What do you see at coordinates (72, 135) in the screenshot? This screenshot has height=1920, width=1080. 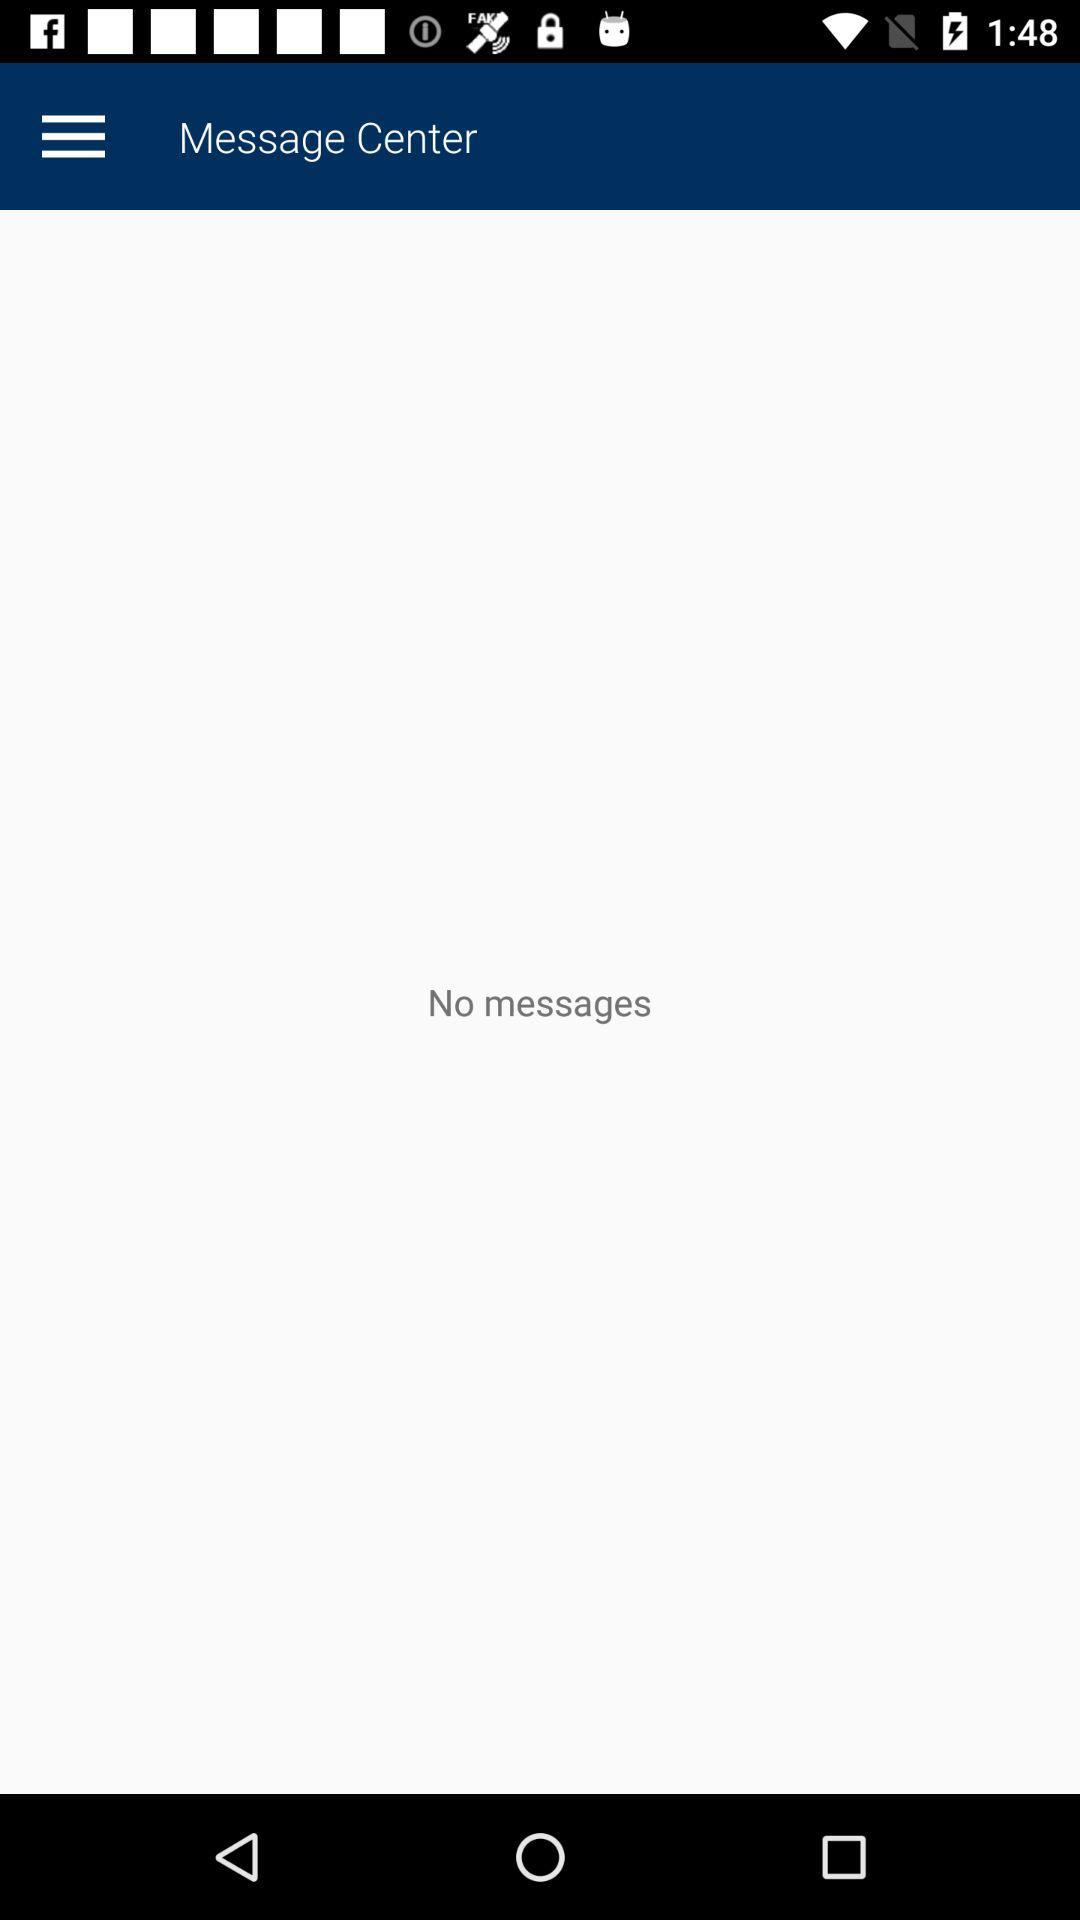 I see `app next to the message center item` at bounding box center [72, 135].